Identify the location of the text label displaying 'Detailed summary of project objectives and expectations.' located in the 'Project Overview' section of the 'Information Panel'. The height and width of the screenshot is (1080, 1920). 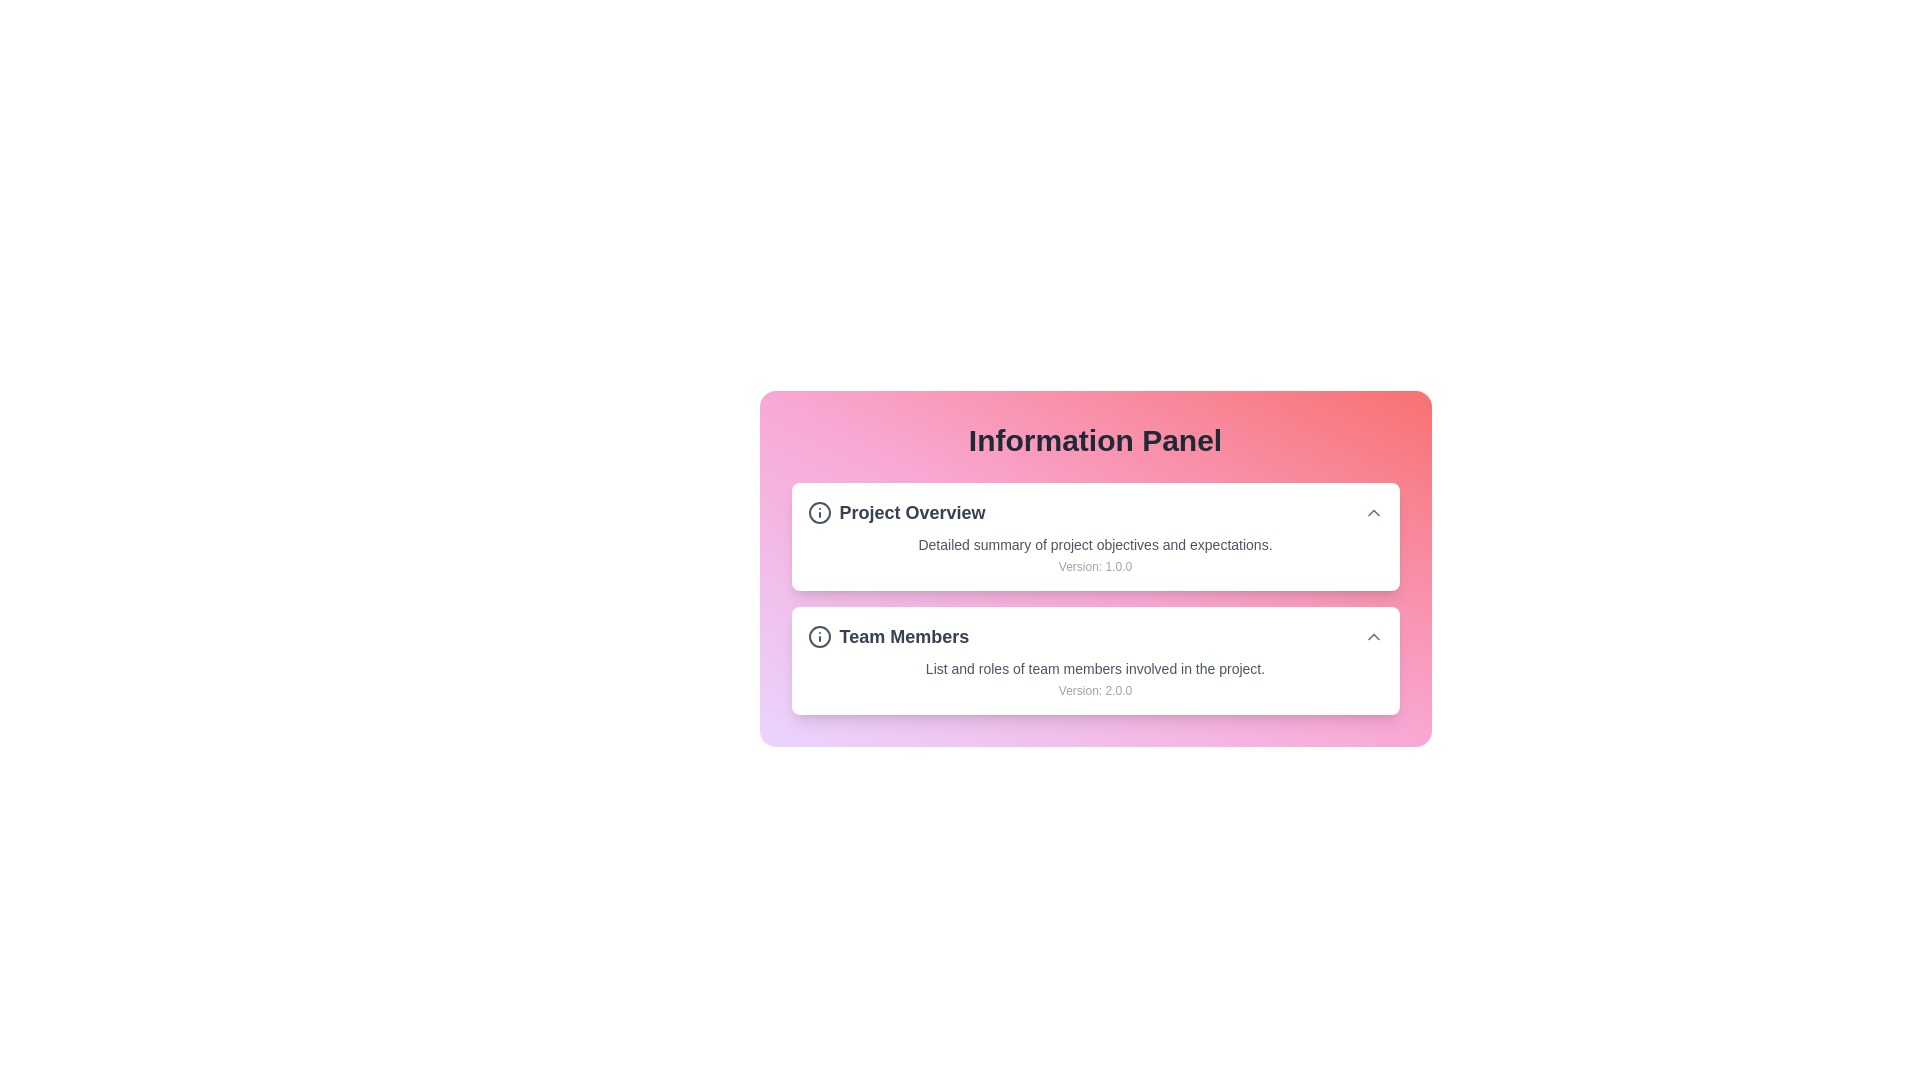
(1094, 544).